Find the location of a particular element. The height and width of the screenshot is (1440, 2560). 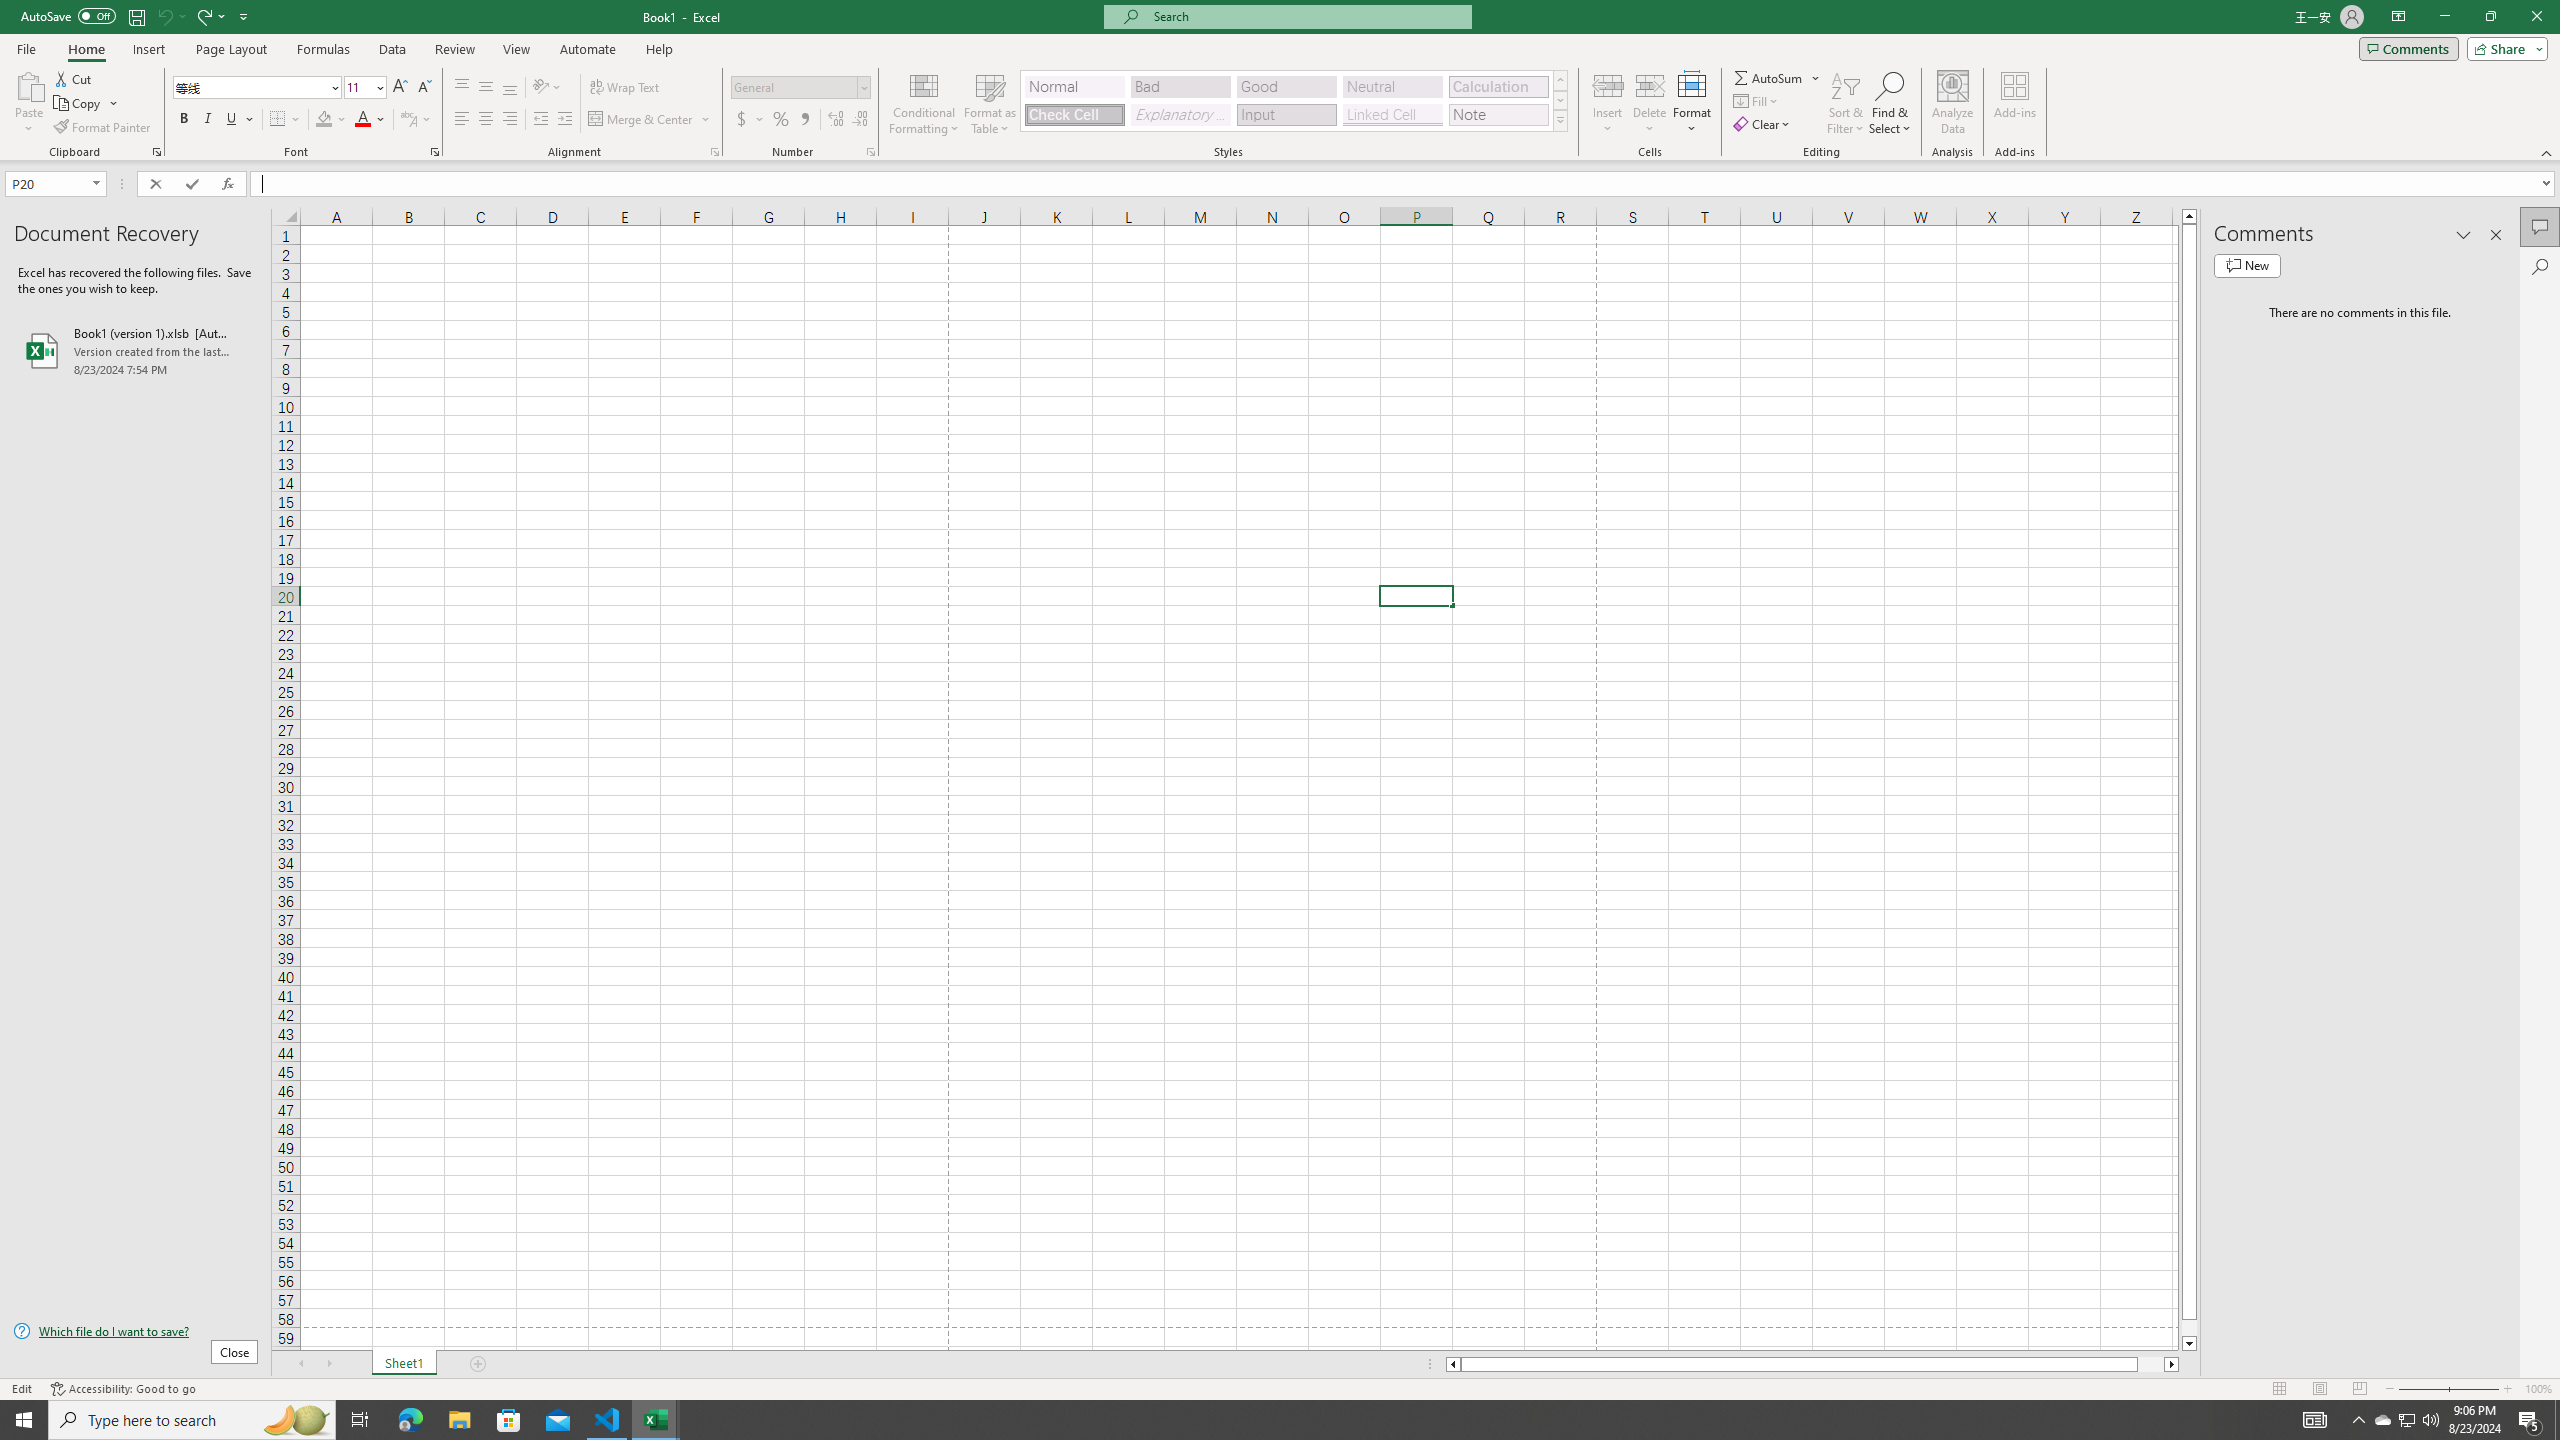

'New comment' is located at coordinates (2246, 264).